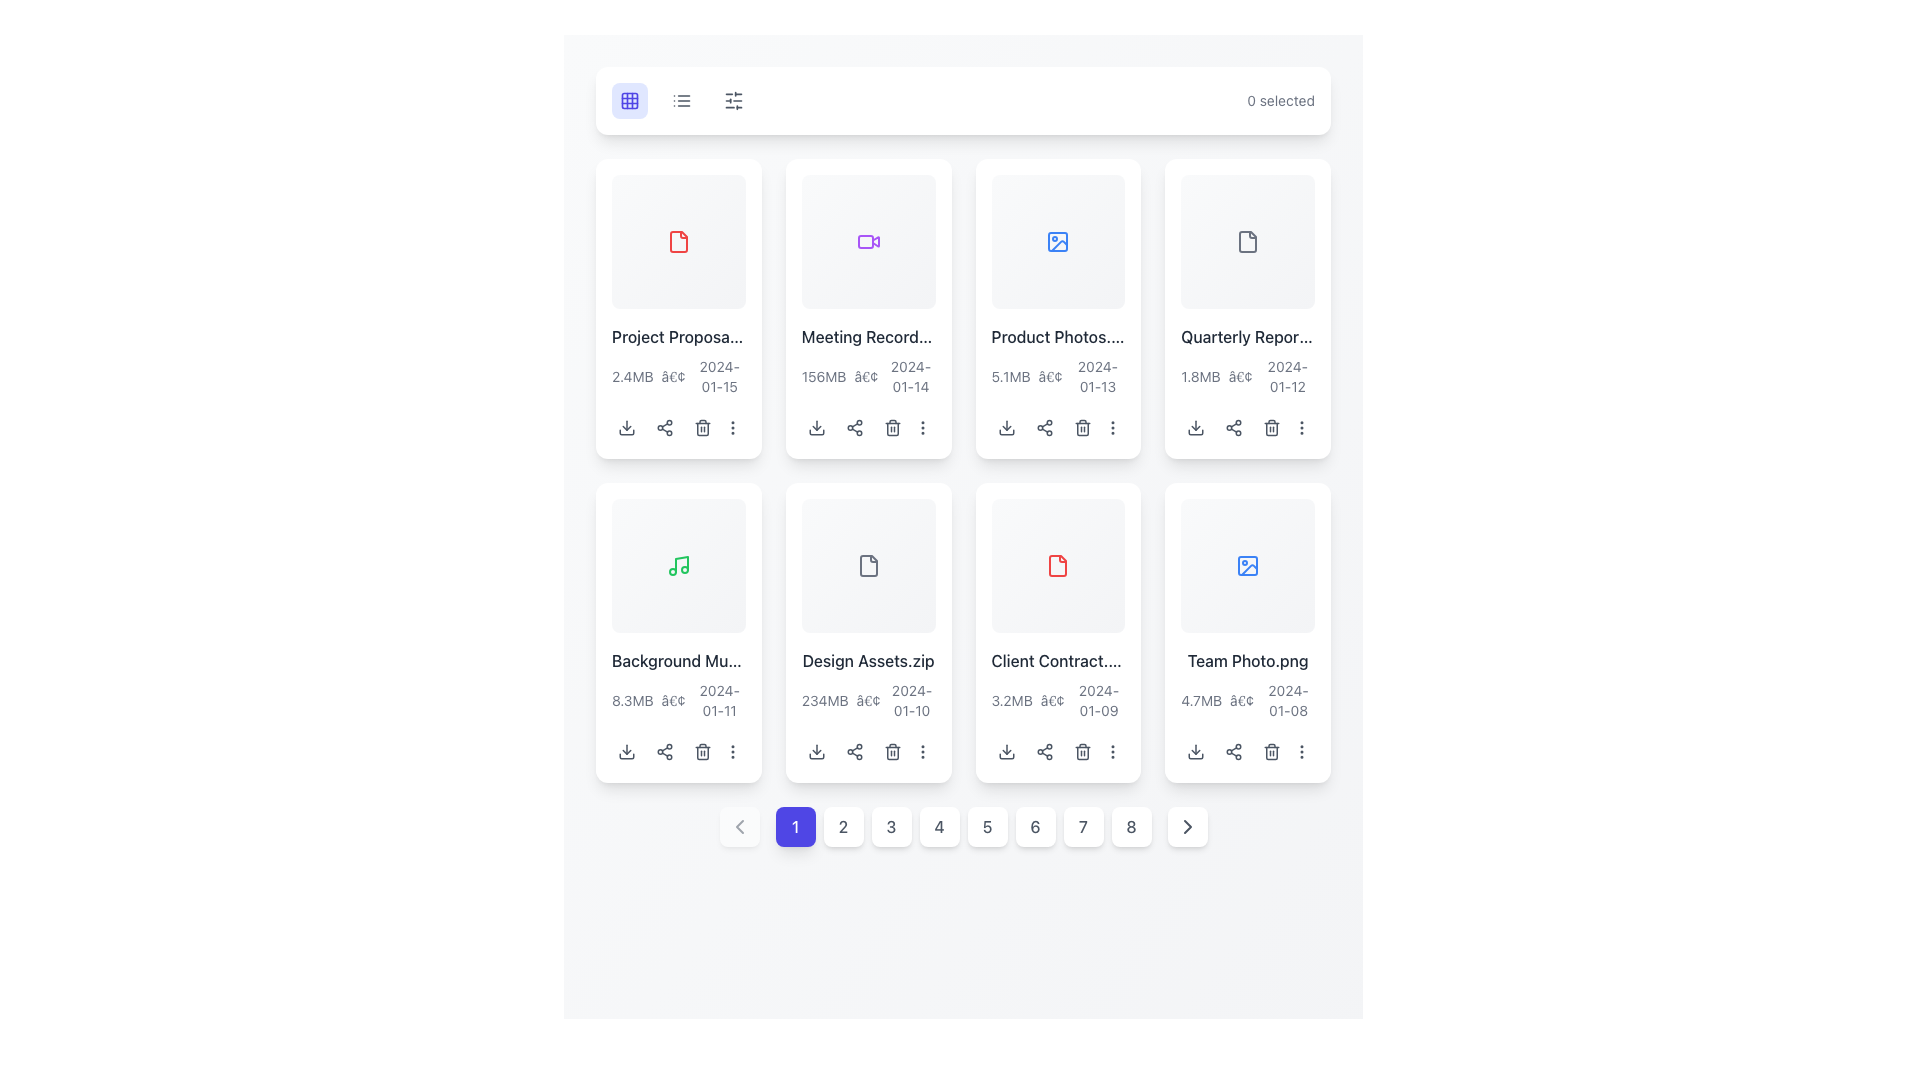  What do you see at coordinates (1233, 426) in the screenshot?
I see `the share icon button located in the row of icons beneath the 'Quarterly Report.pdf' file preview and name to initiate the sharing action` at bounding box center [1233, 426].